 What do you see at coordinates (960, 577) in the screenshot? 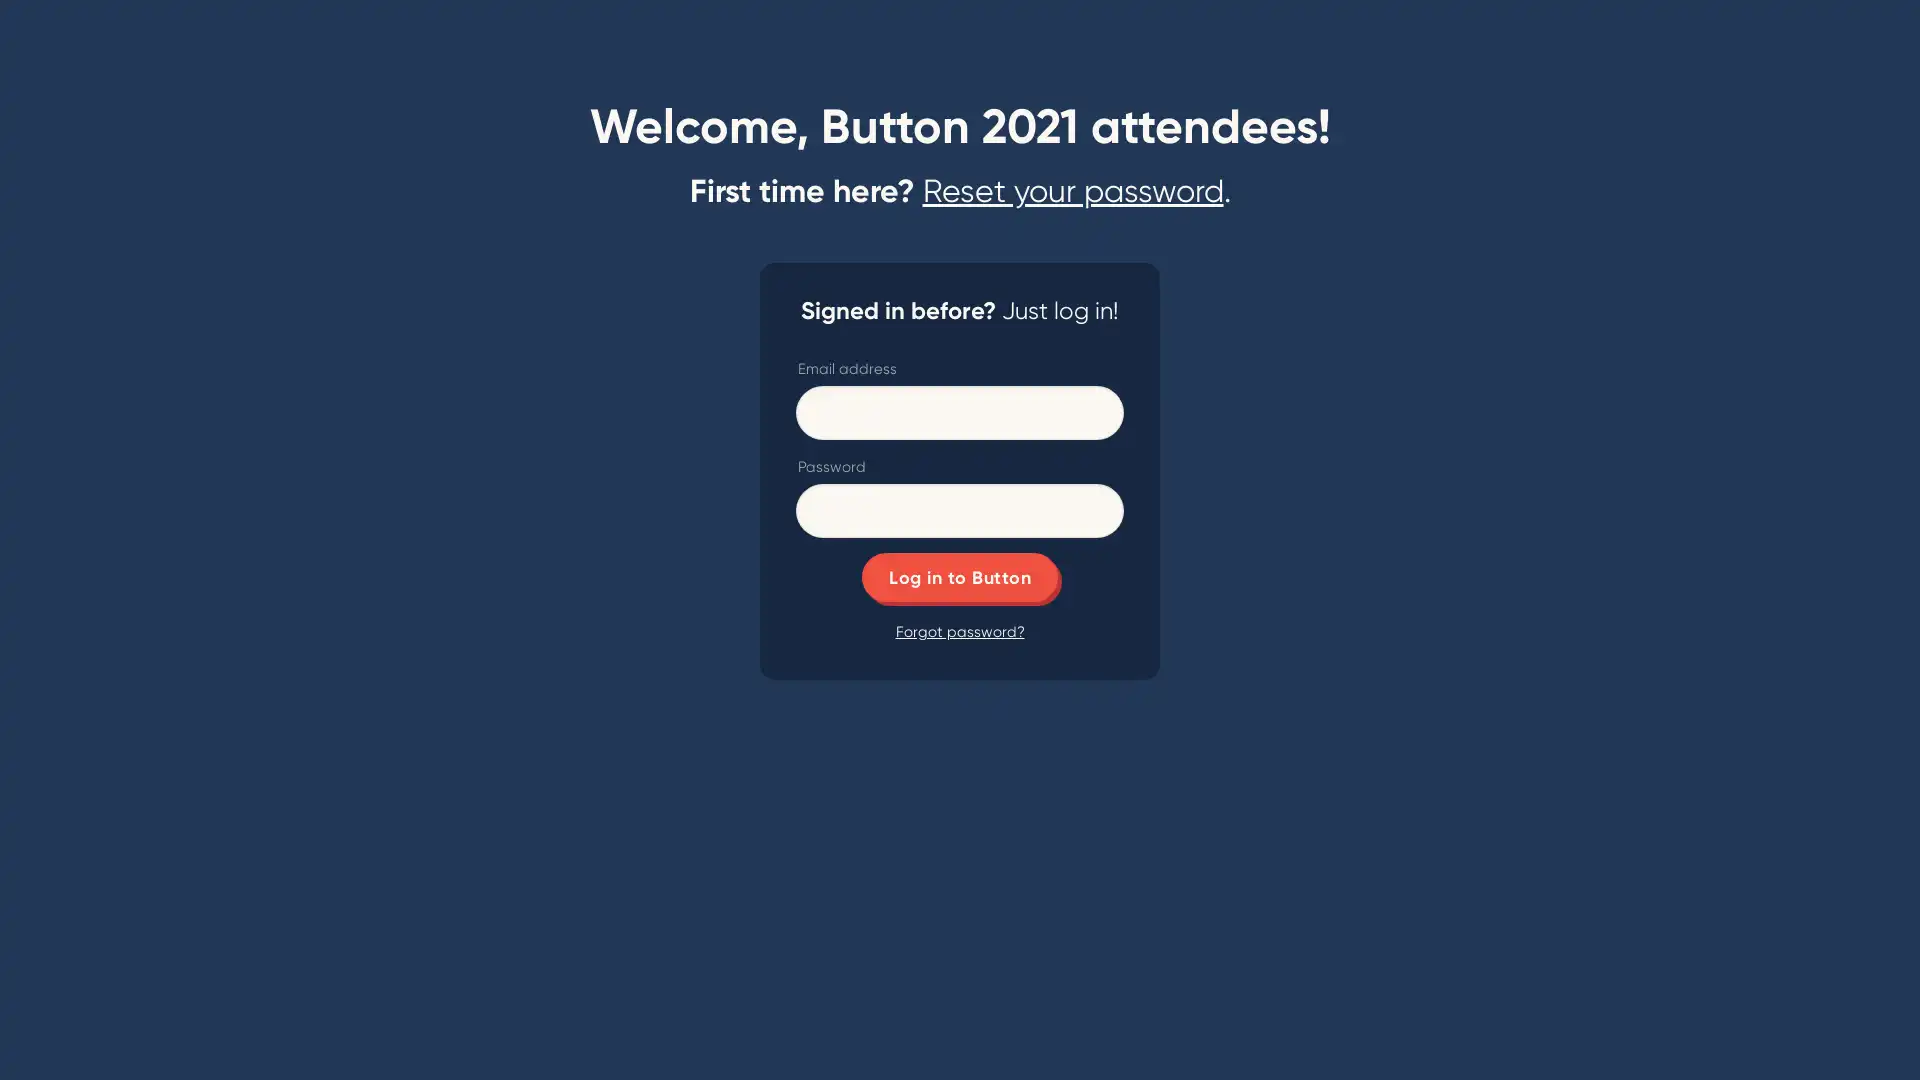
I see `Log in to Button` at bounding box center [960, 577].